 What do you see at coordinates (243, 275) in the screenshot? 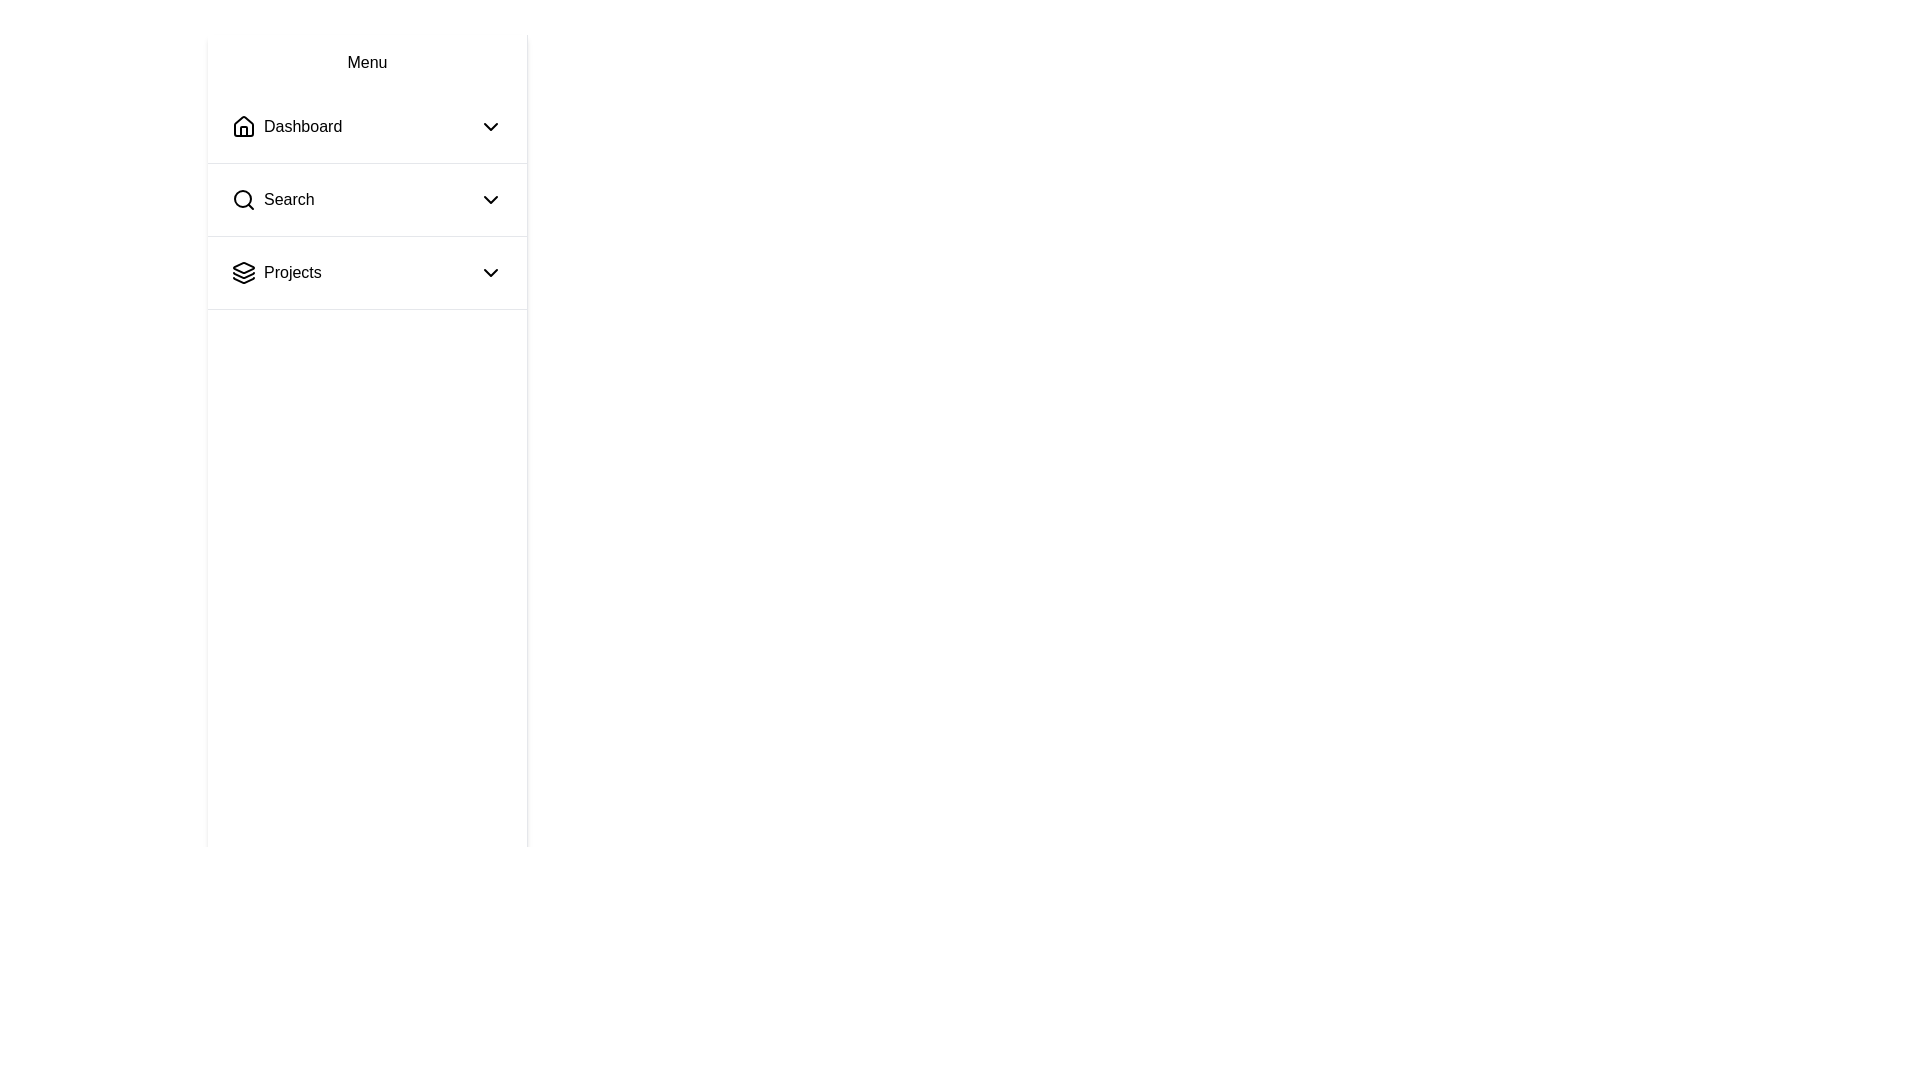
I see `the middle component of the layered icon in the 'Projects' menu, which represents the concept of 'layers' or 'projects'` at bounding box center [243, 275].